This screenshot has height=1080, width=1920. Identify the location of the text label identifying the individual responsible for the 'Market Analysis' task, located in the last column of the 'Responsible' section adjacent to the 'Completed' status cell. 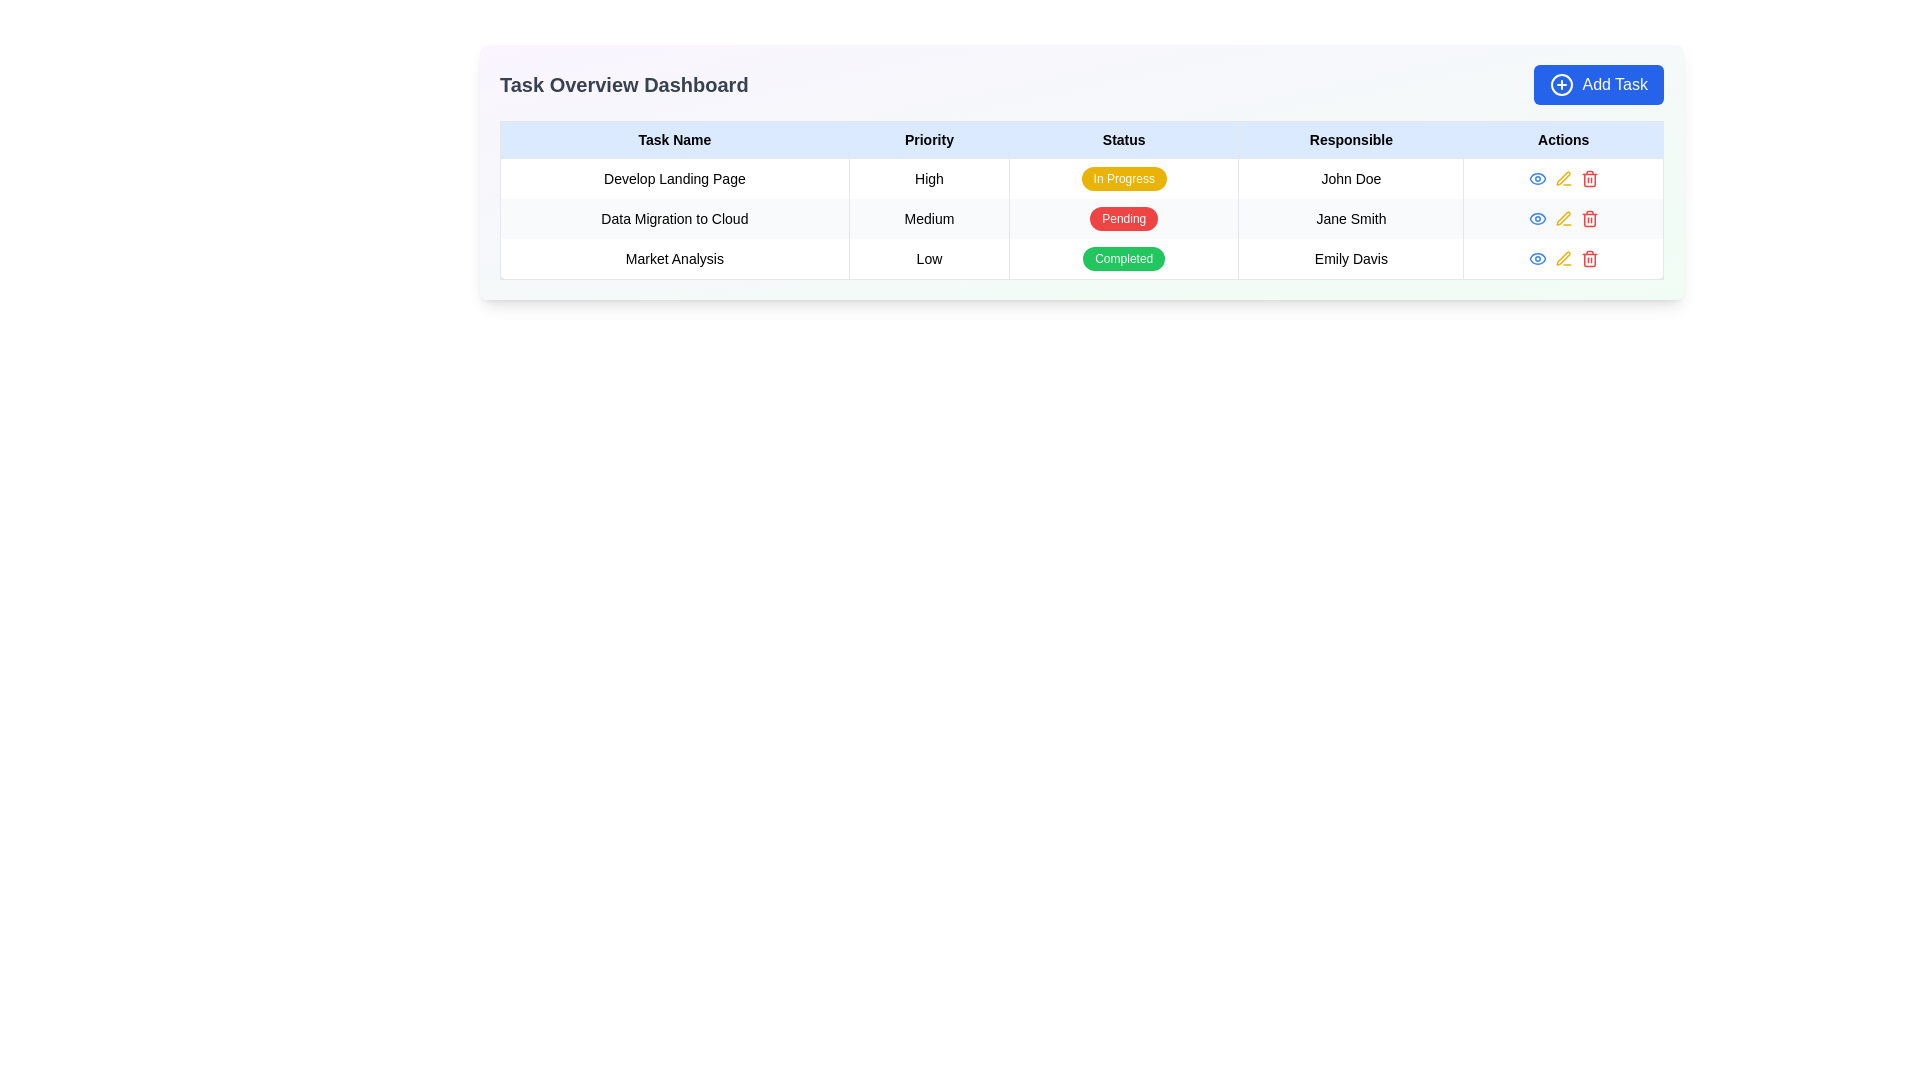
(1351, 258).